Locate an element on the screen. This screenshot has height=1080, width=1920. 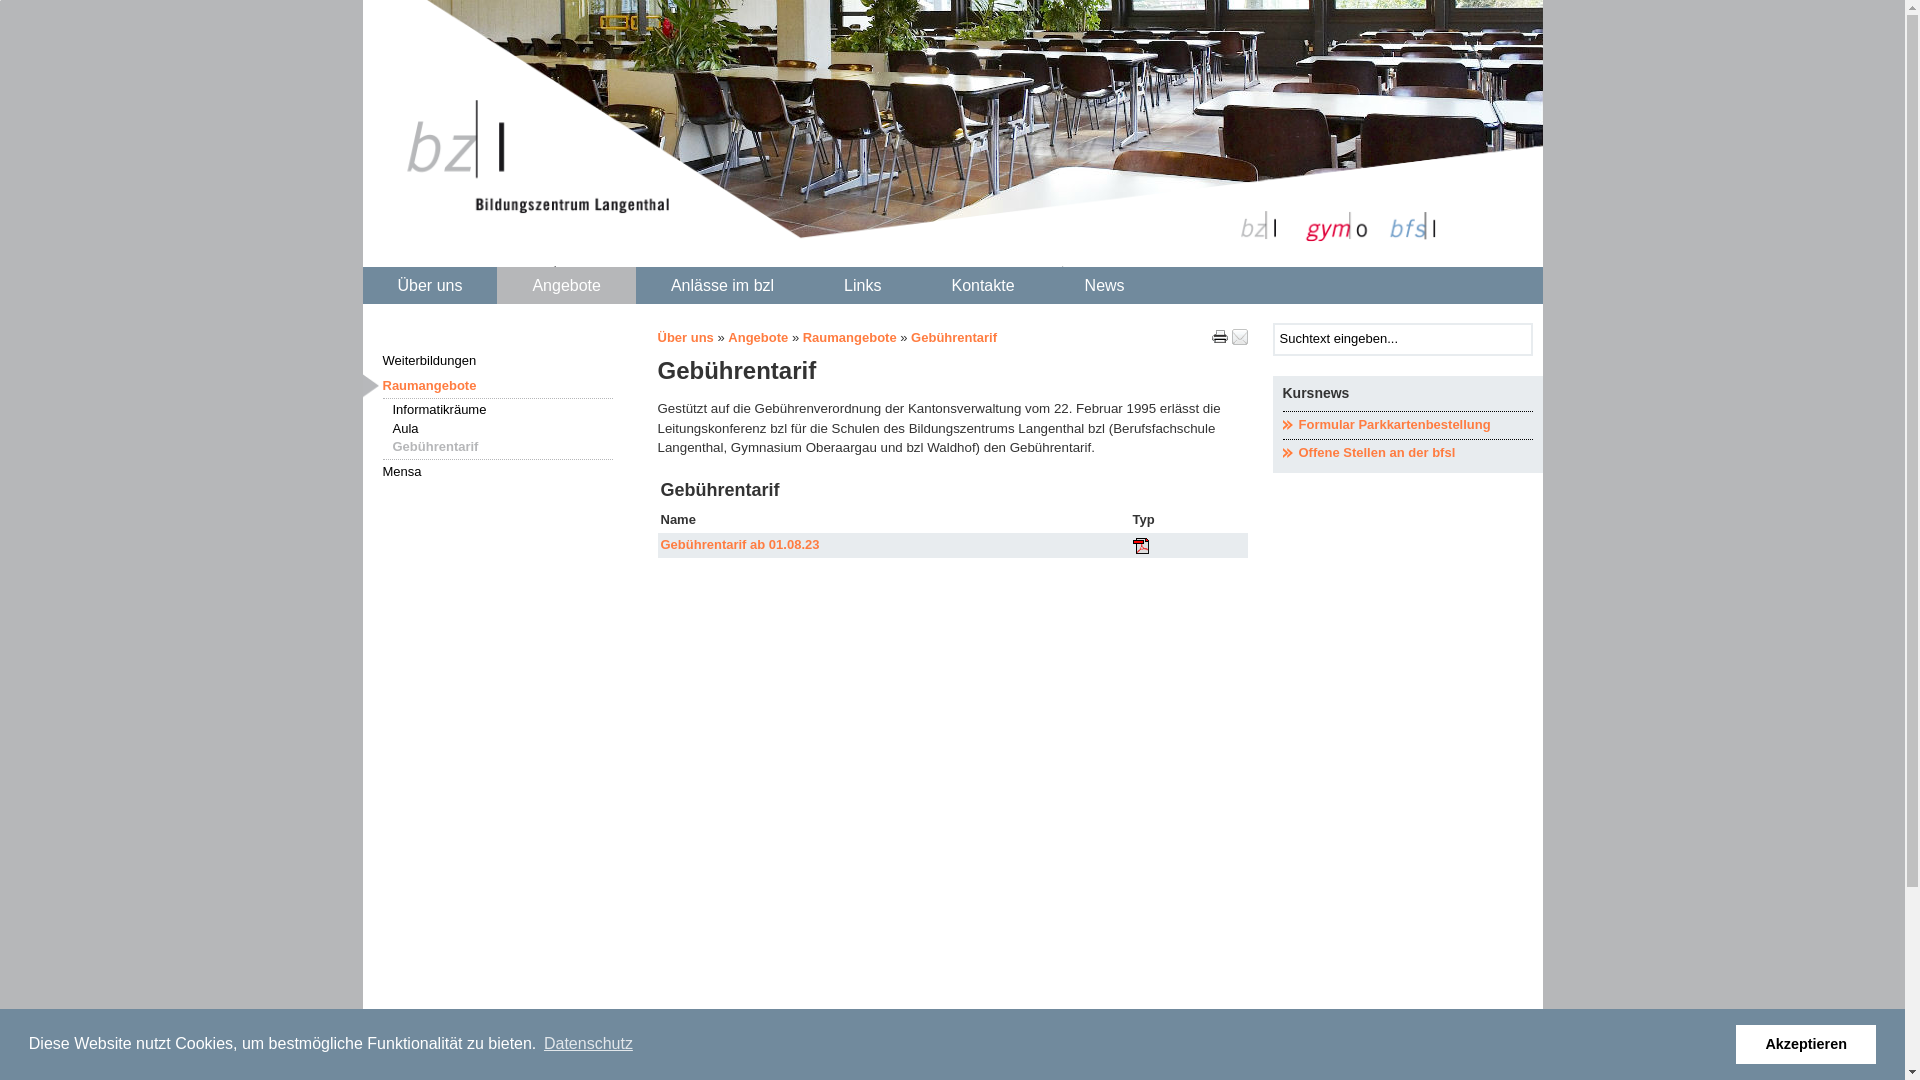
'Offene Stellen an der bfsl ' is located at coordinates (1405, 453).